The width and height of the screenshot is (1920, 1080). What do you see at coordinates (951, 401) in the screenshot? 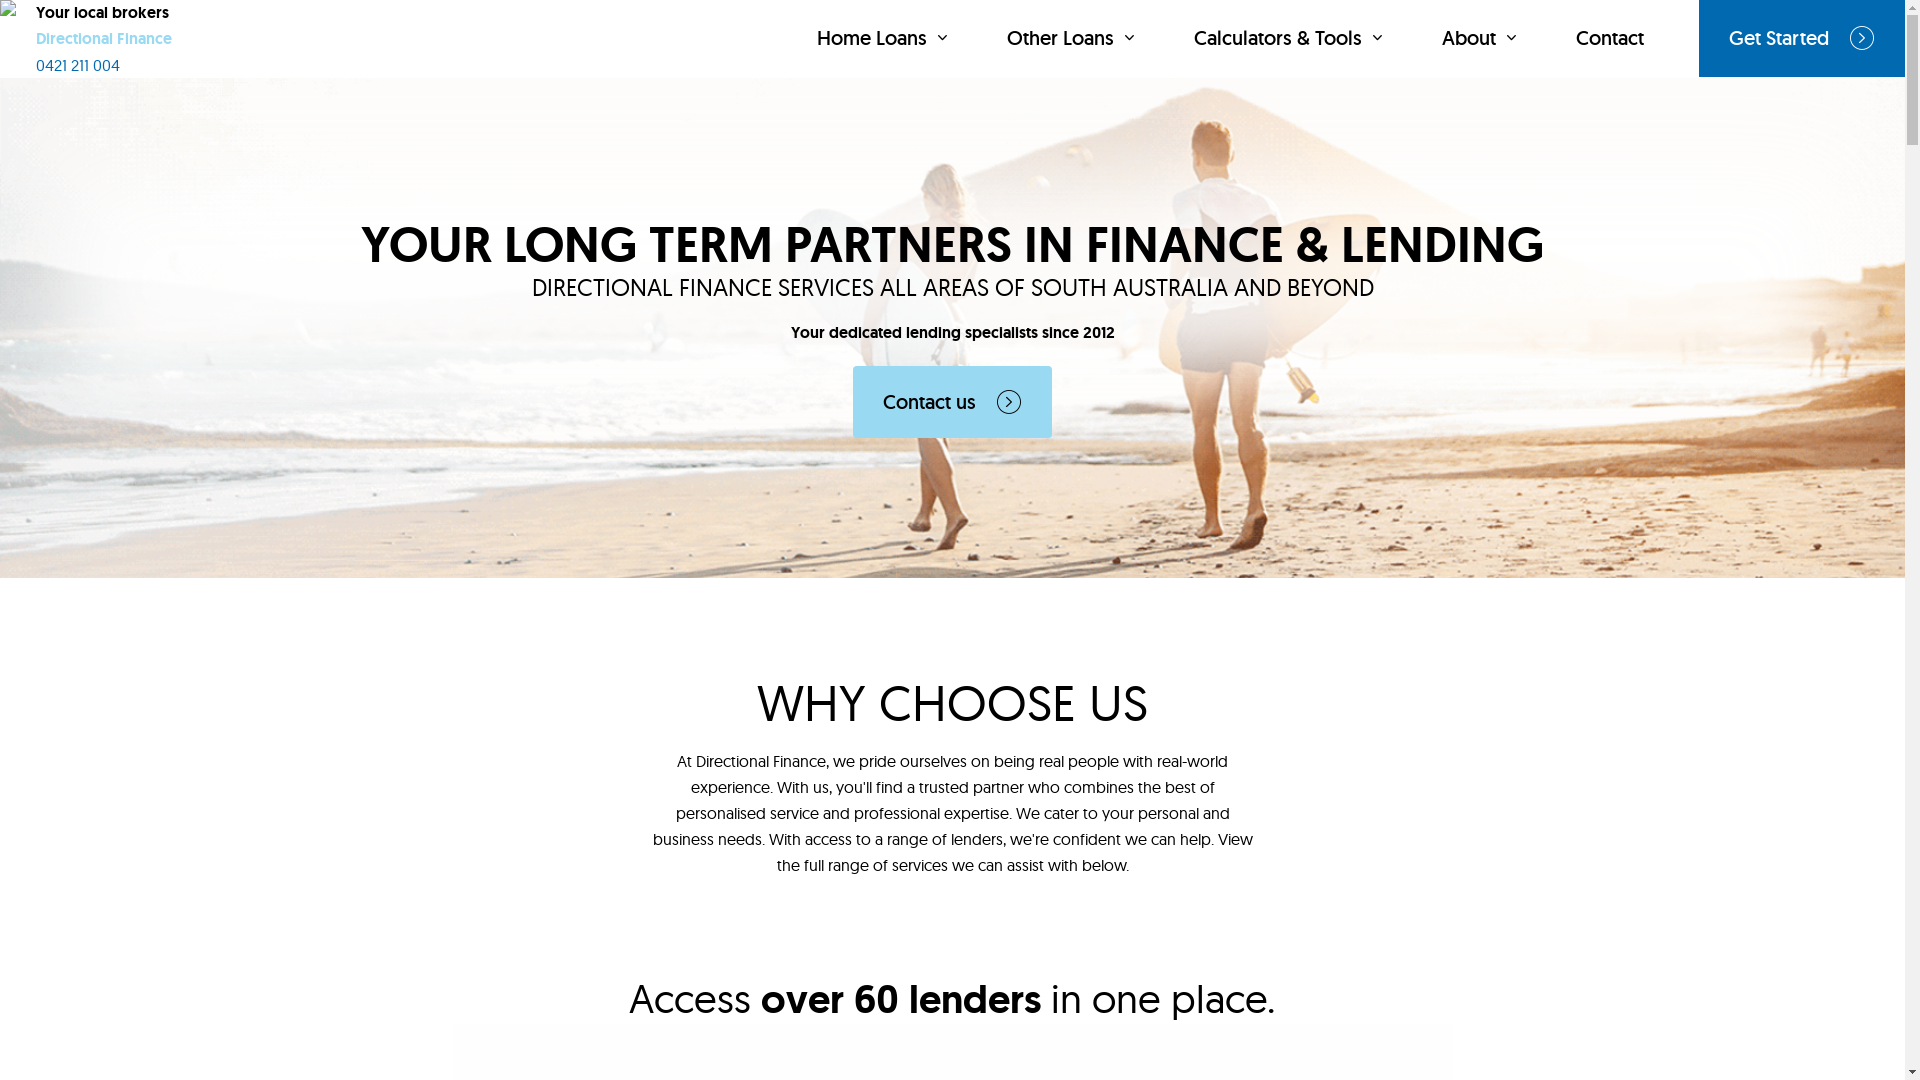
I see `'Contact us'` at bounding box center [951, 401].